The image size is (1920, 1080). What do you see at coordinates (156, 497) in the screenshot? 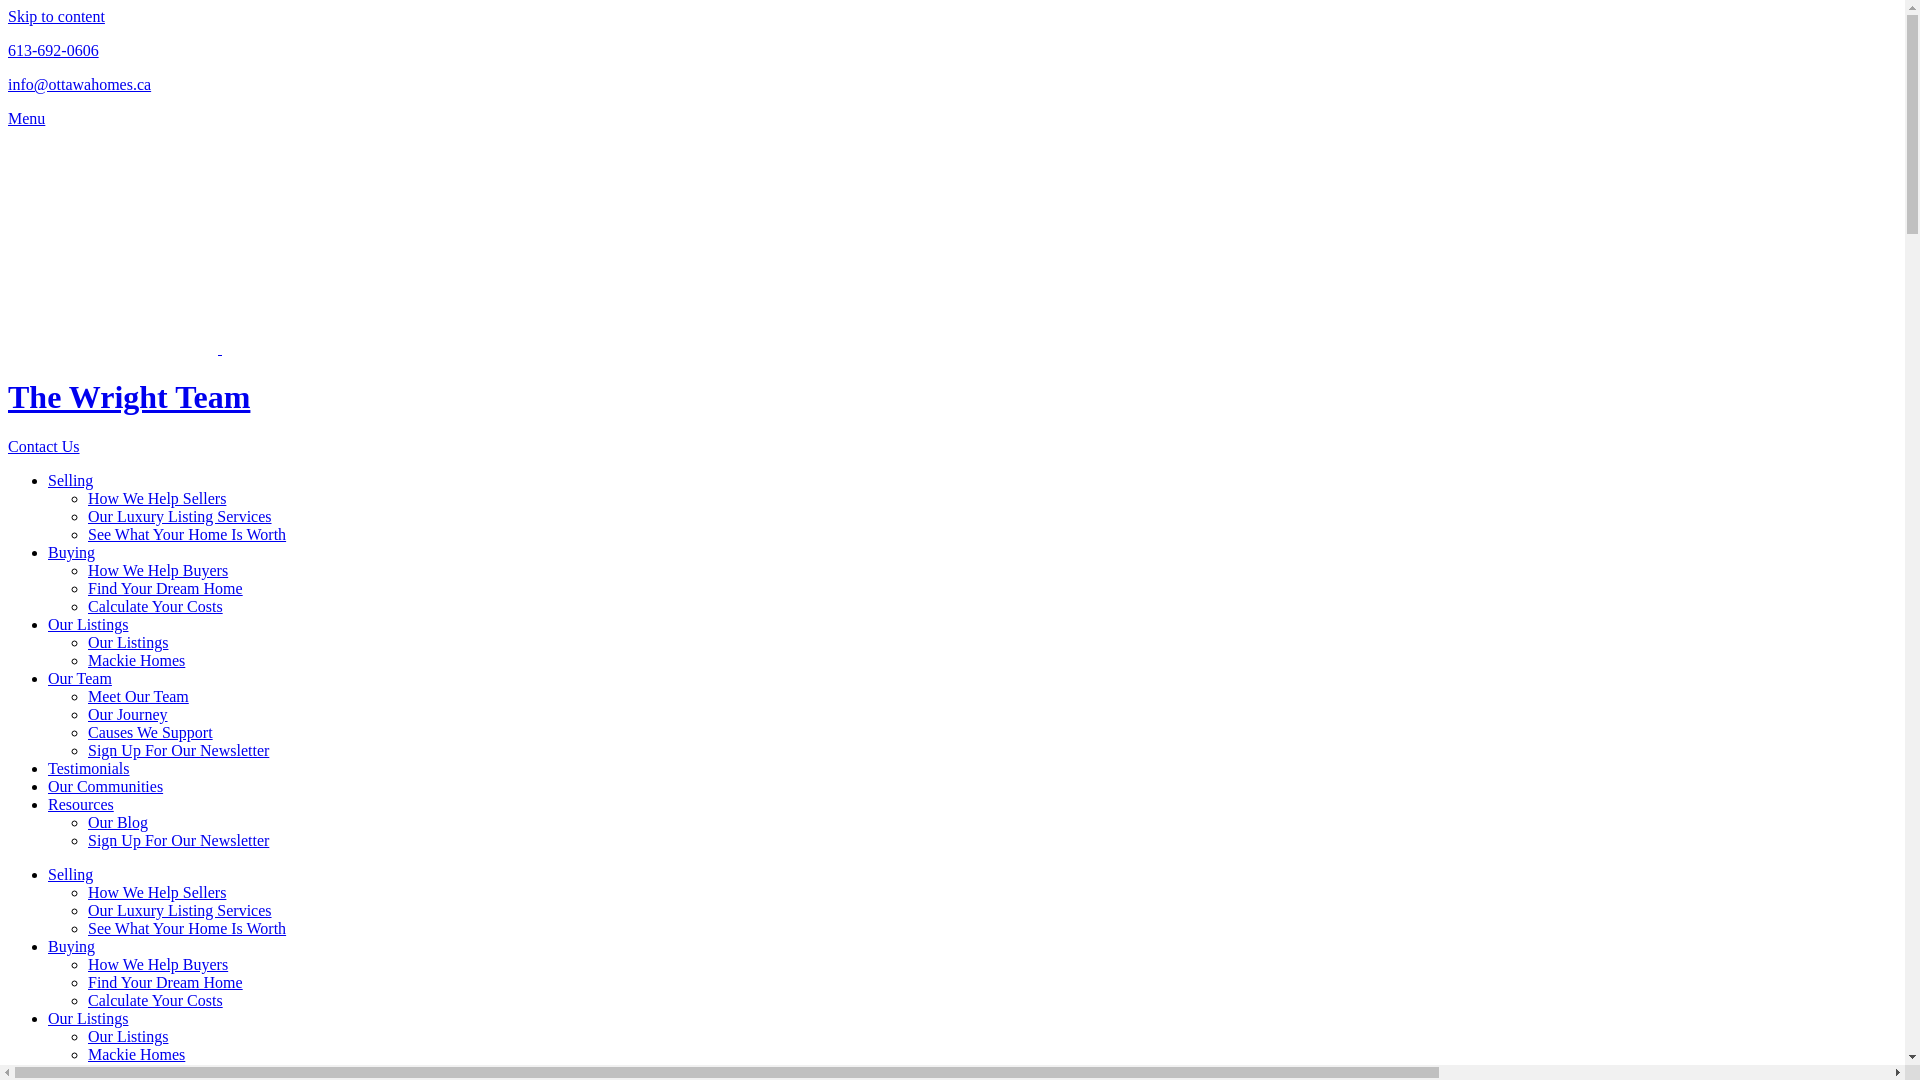
I see `'How We Help Sellers'` at bounding box center [156, 497].